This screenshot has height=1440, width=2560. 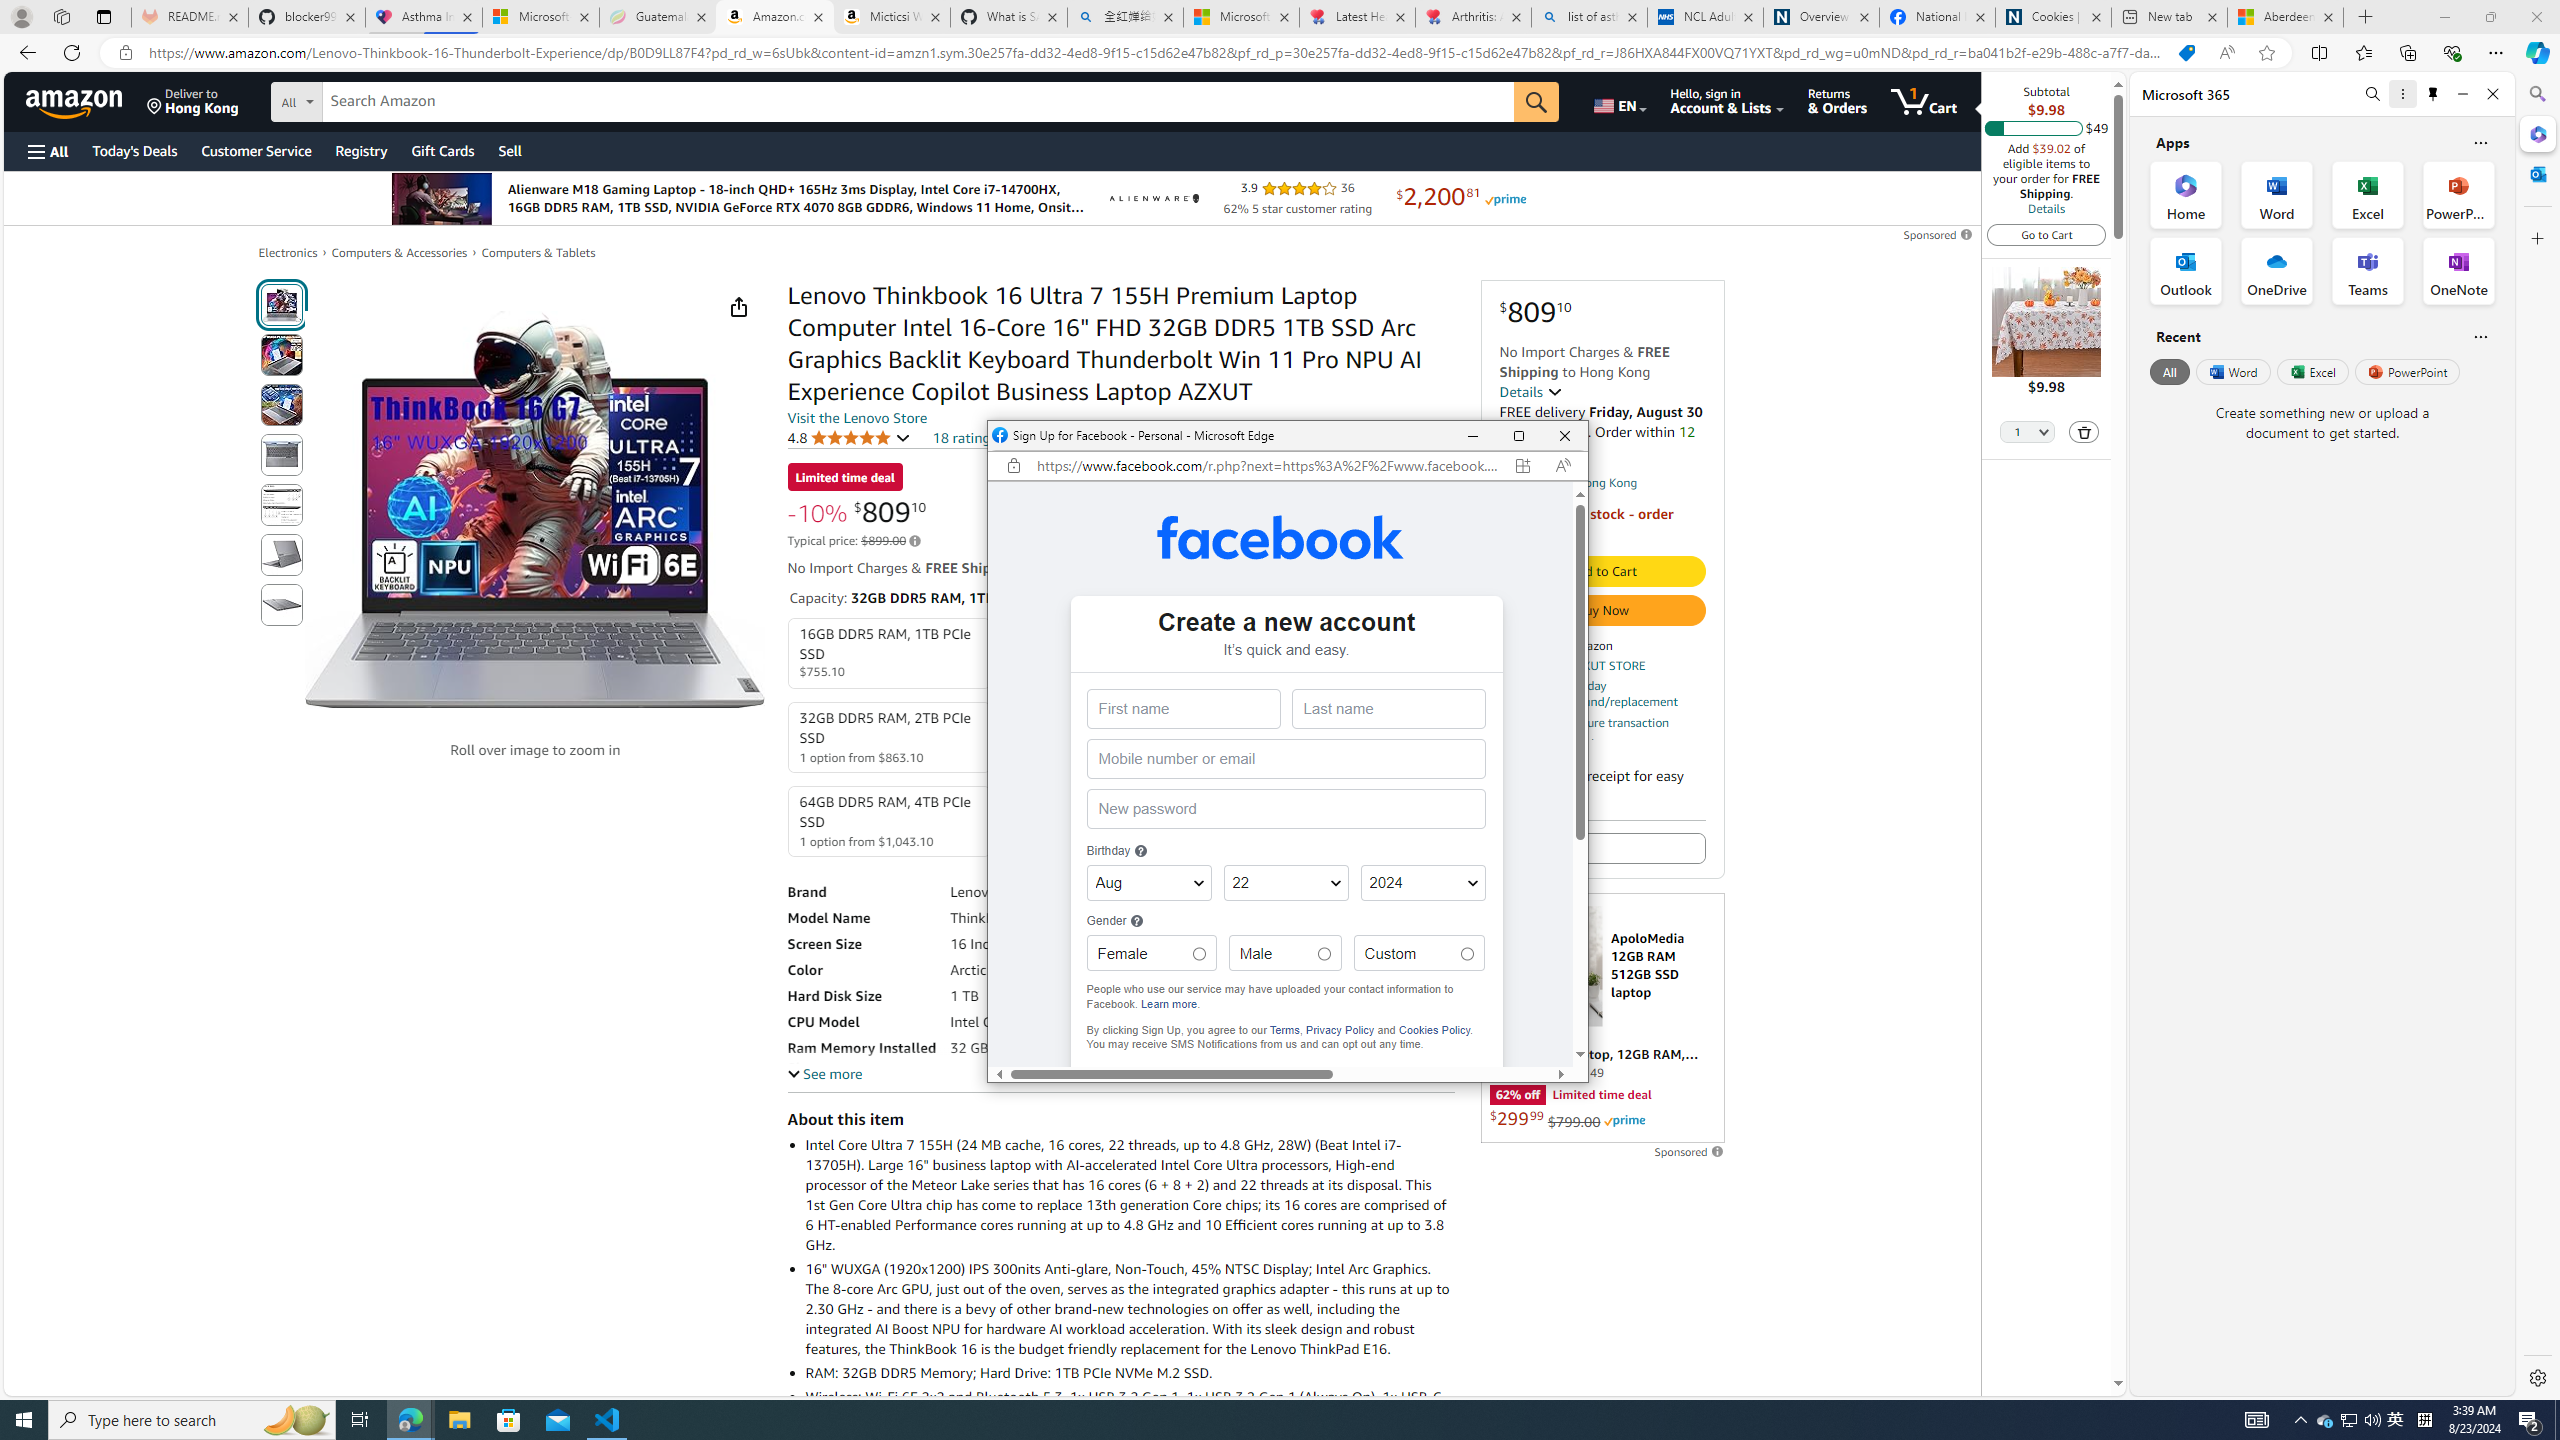 I want to click on 'Quantity Selector', so click(x=2026, y=433).